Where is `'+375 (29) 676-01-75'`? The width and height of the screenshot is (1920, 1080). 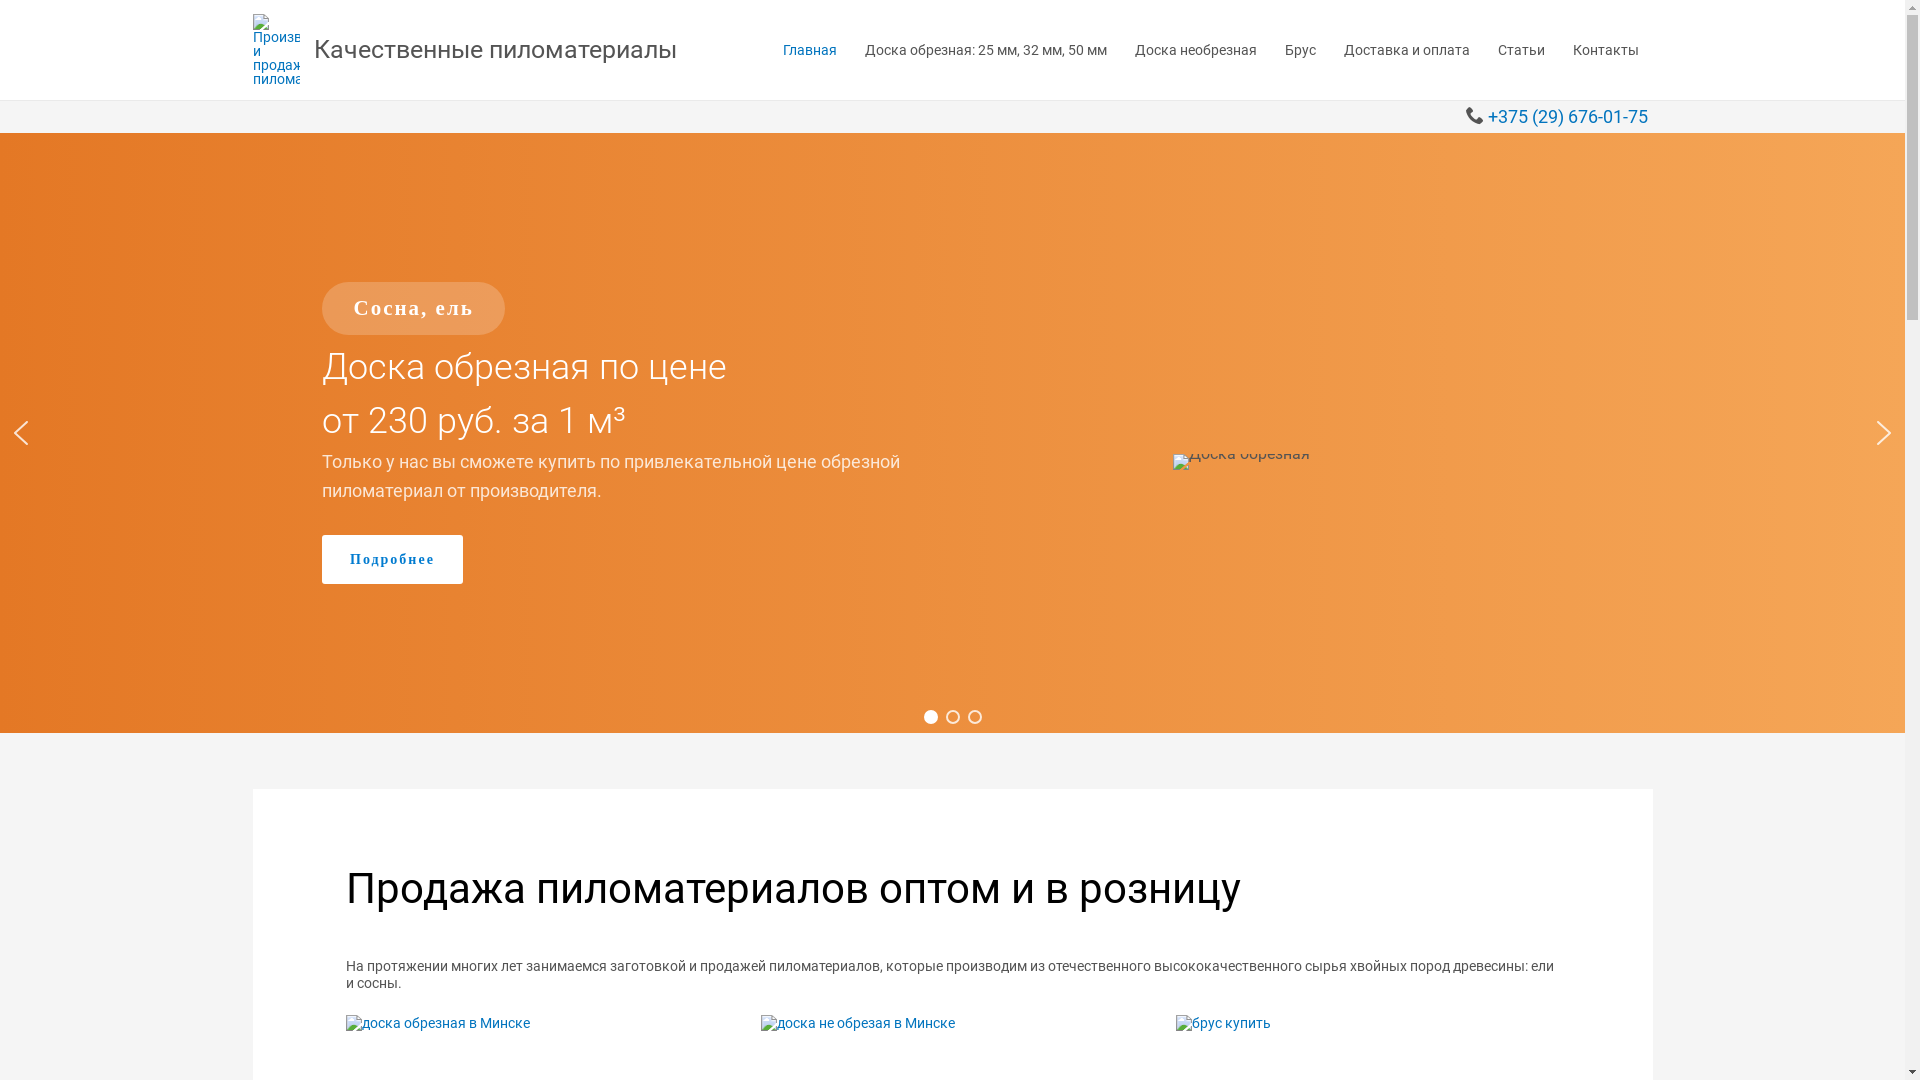
'+375 (29) 676-01-75' is located at coordinates (1488, 116).